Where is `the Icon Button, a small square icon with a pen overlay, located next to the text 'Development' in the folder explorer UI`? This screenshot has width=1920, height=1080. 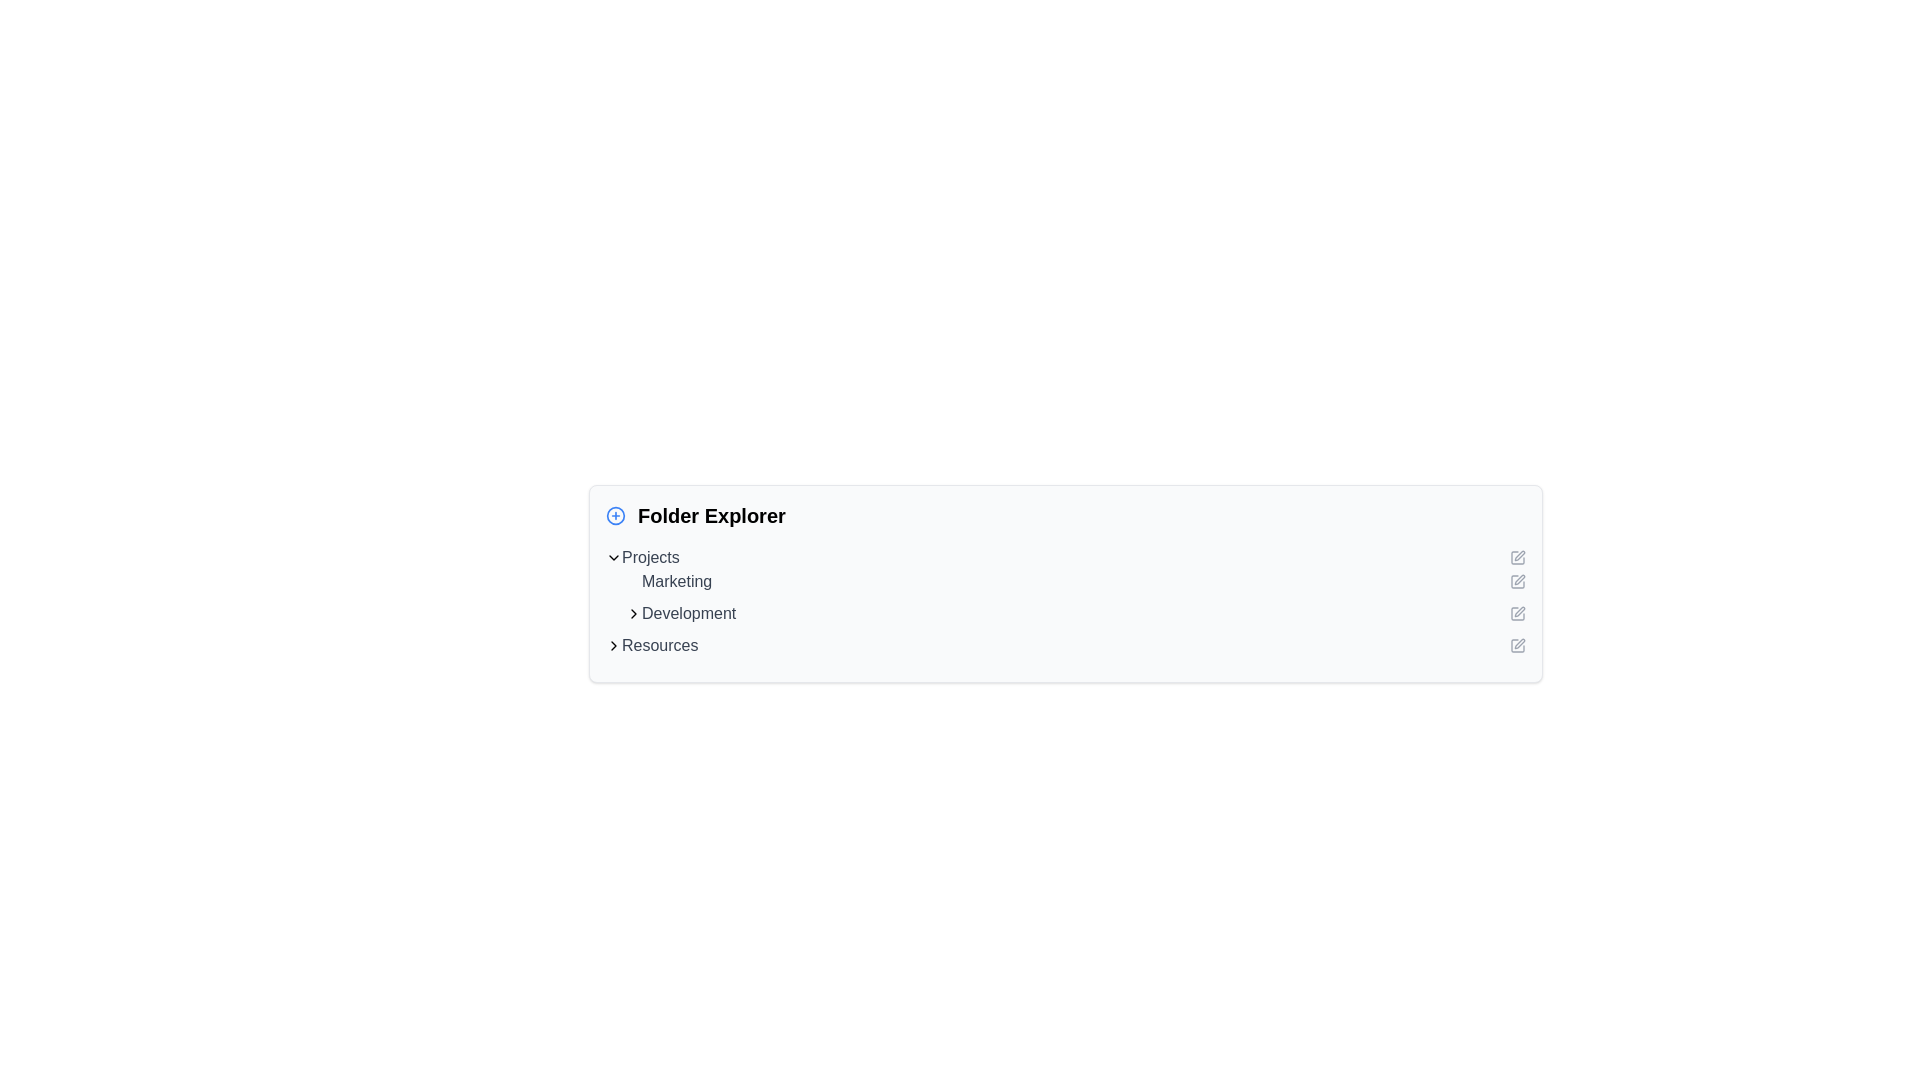 the Icon Button, a small square icon with a pen overlay, located next to the text 'Development' in the folder explorer UI is located at coordinates (1517, 612).